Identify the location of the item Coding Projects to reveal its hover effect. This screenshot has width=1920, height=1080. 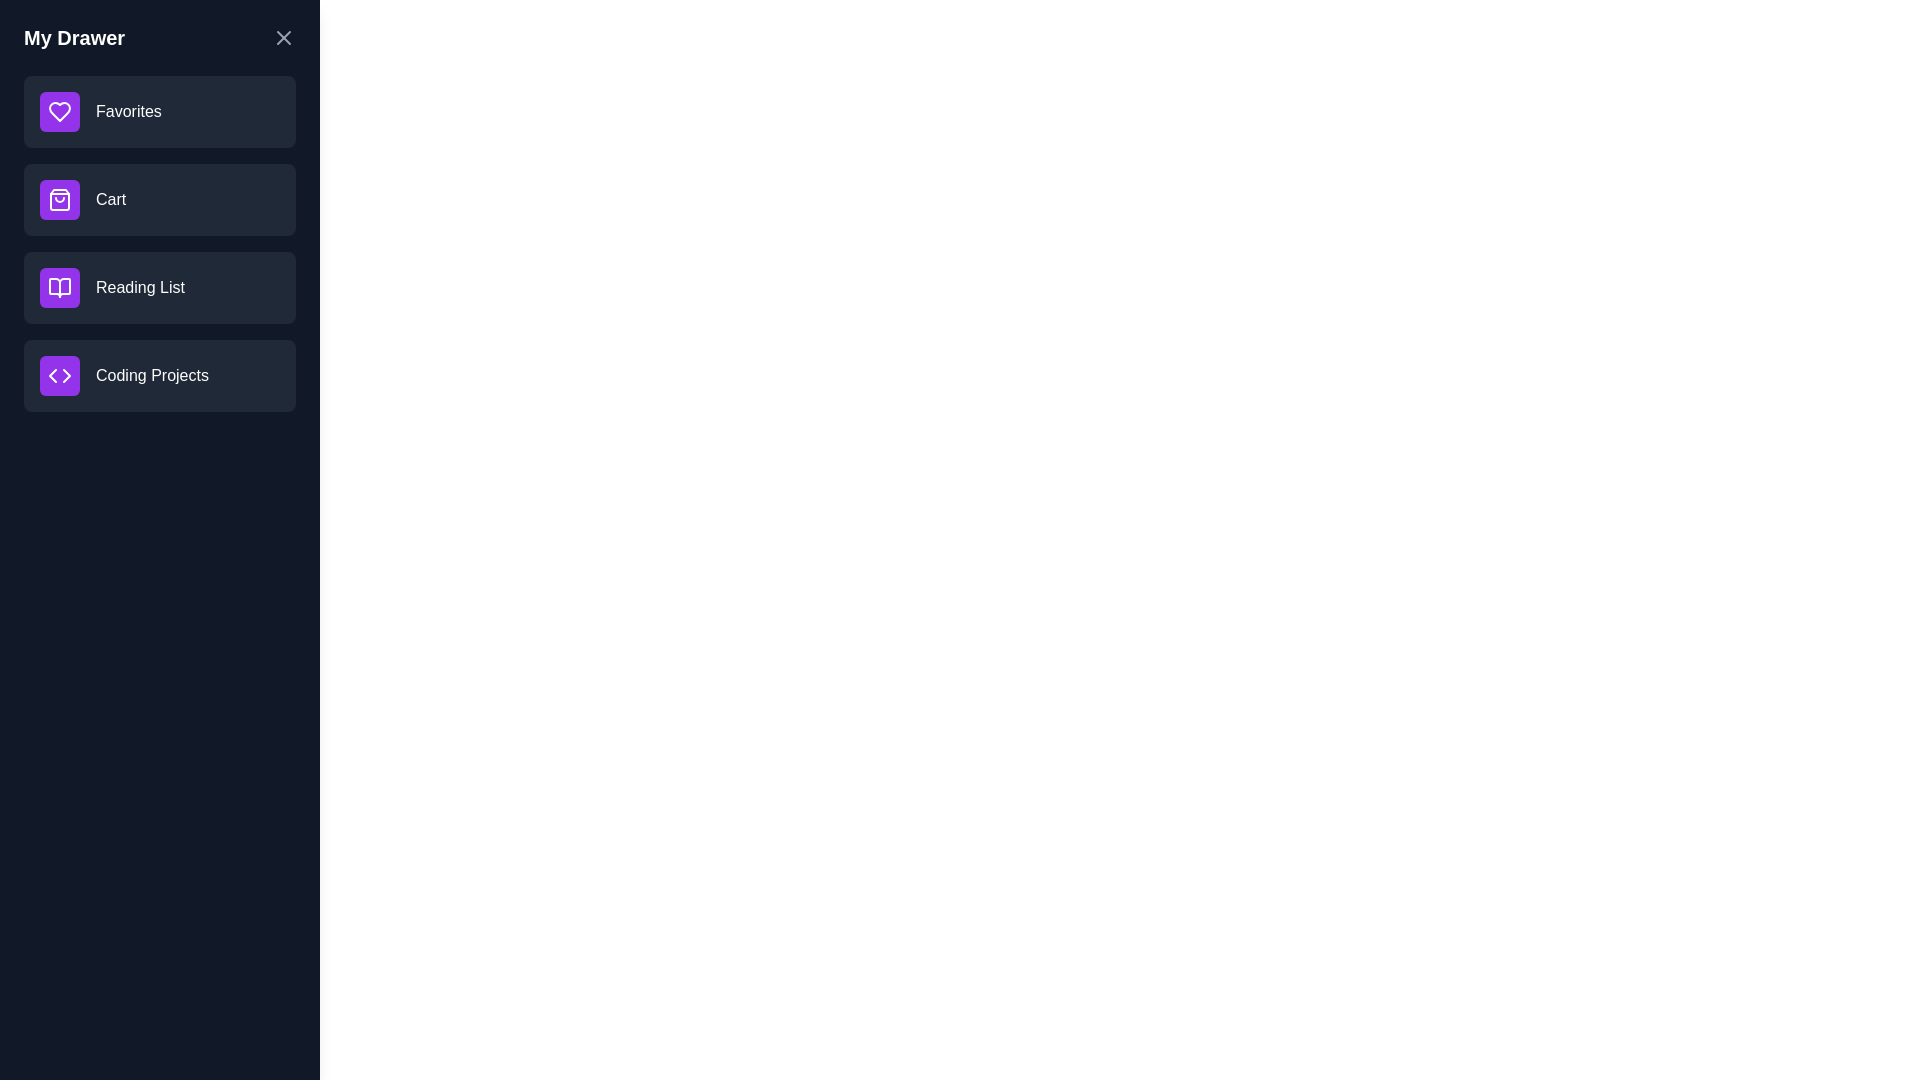
(158, 375).